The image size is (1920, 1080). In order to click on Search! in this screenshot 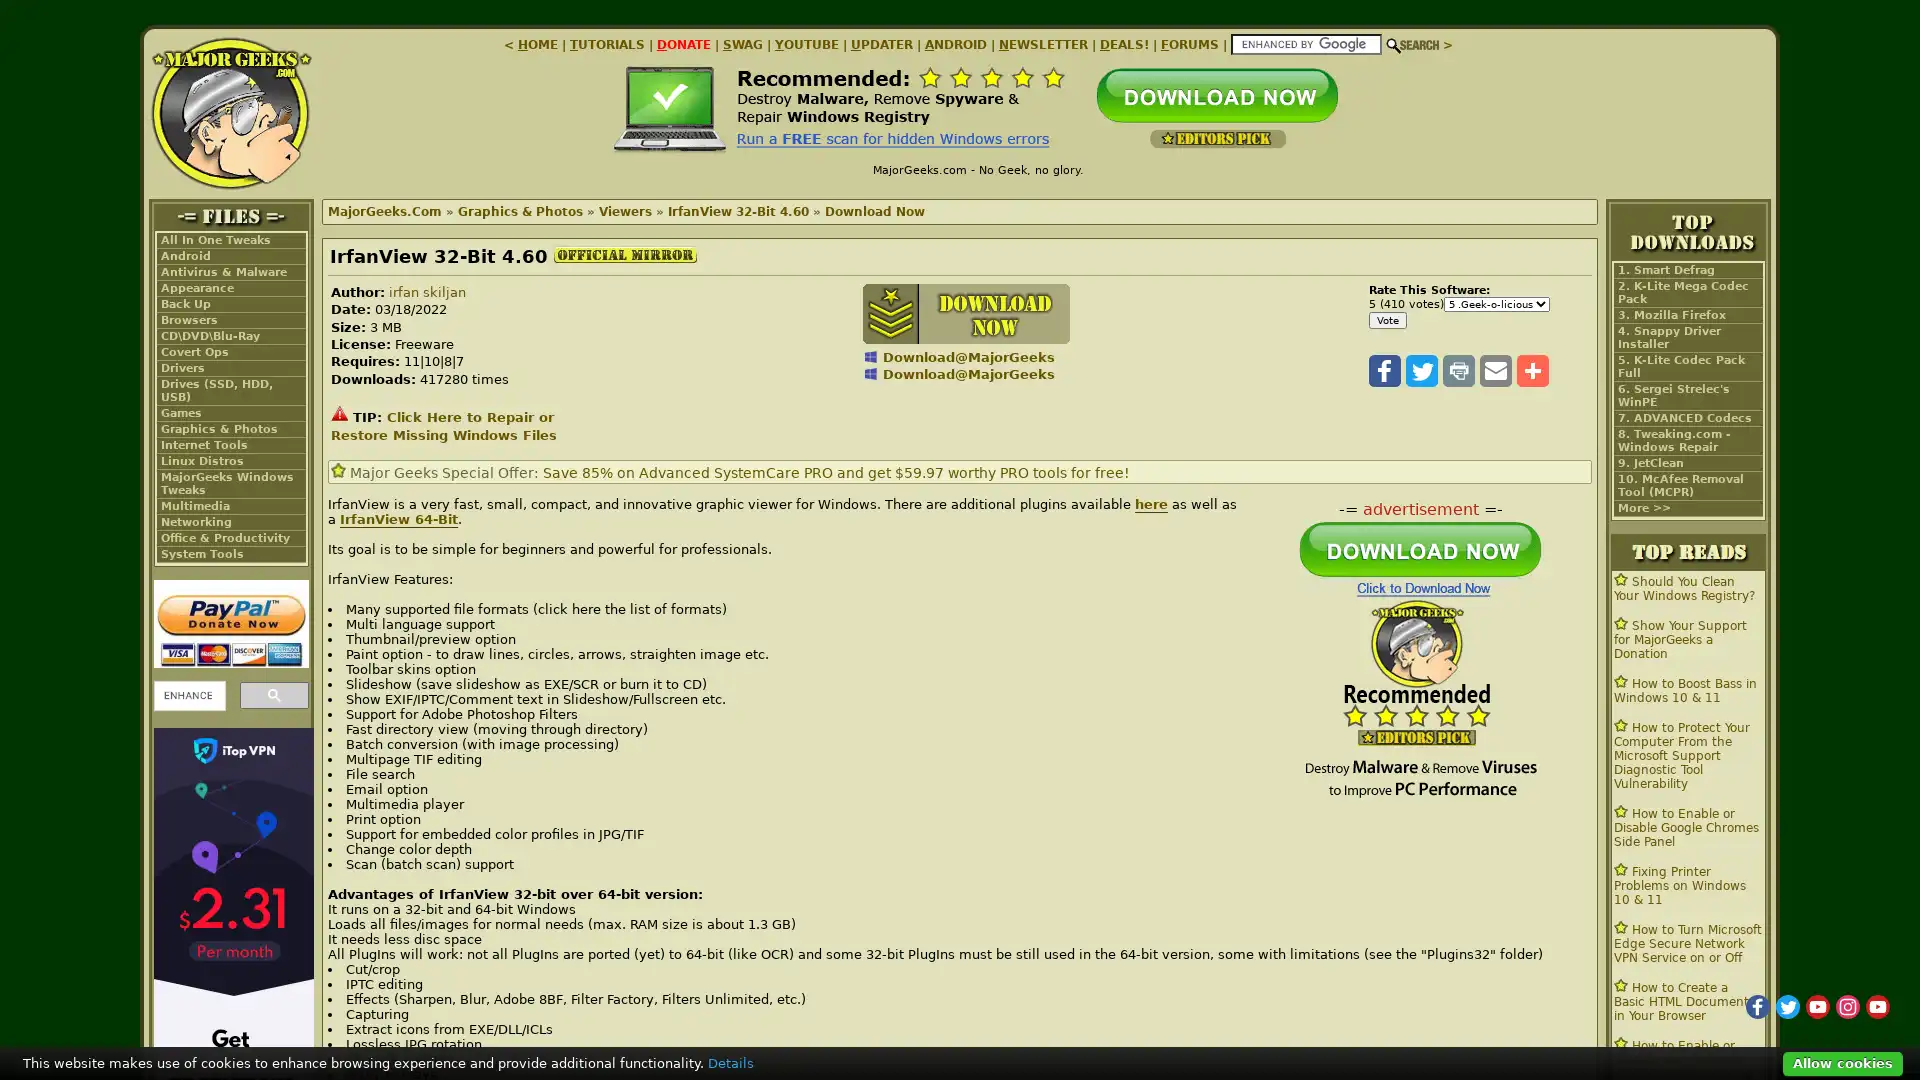, I will do `click(1410, 45)`.